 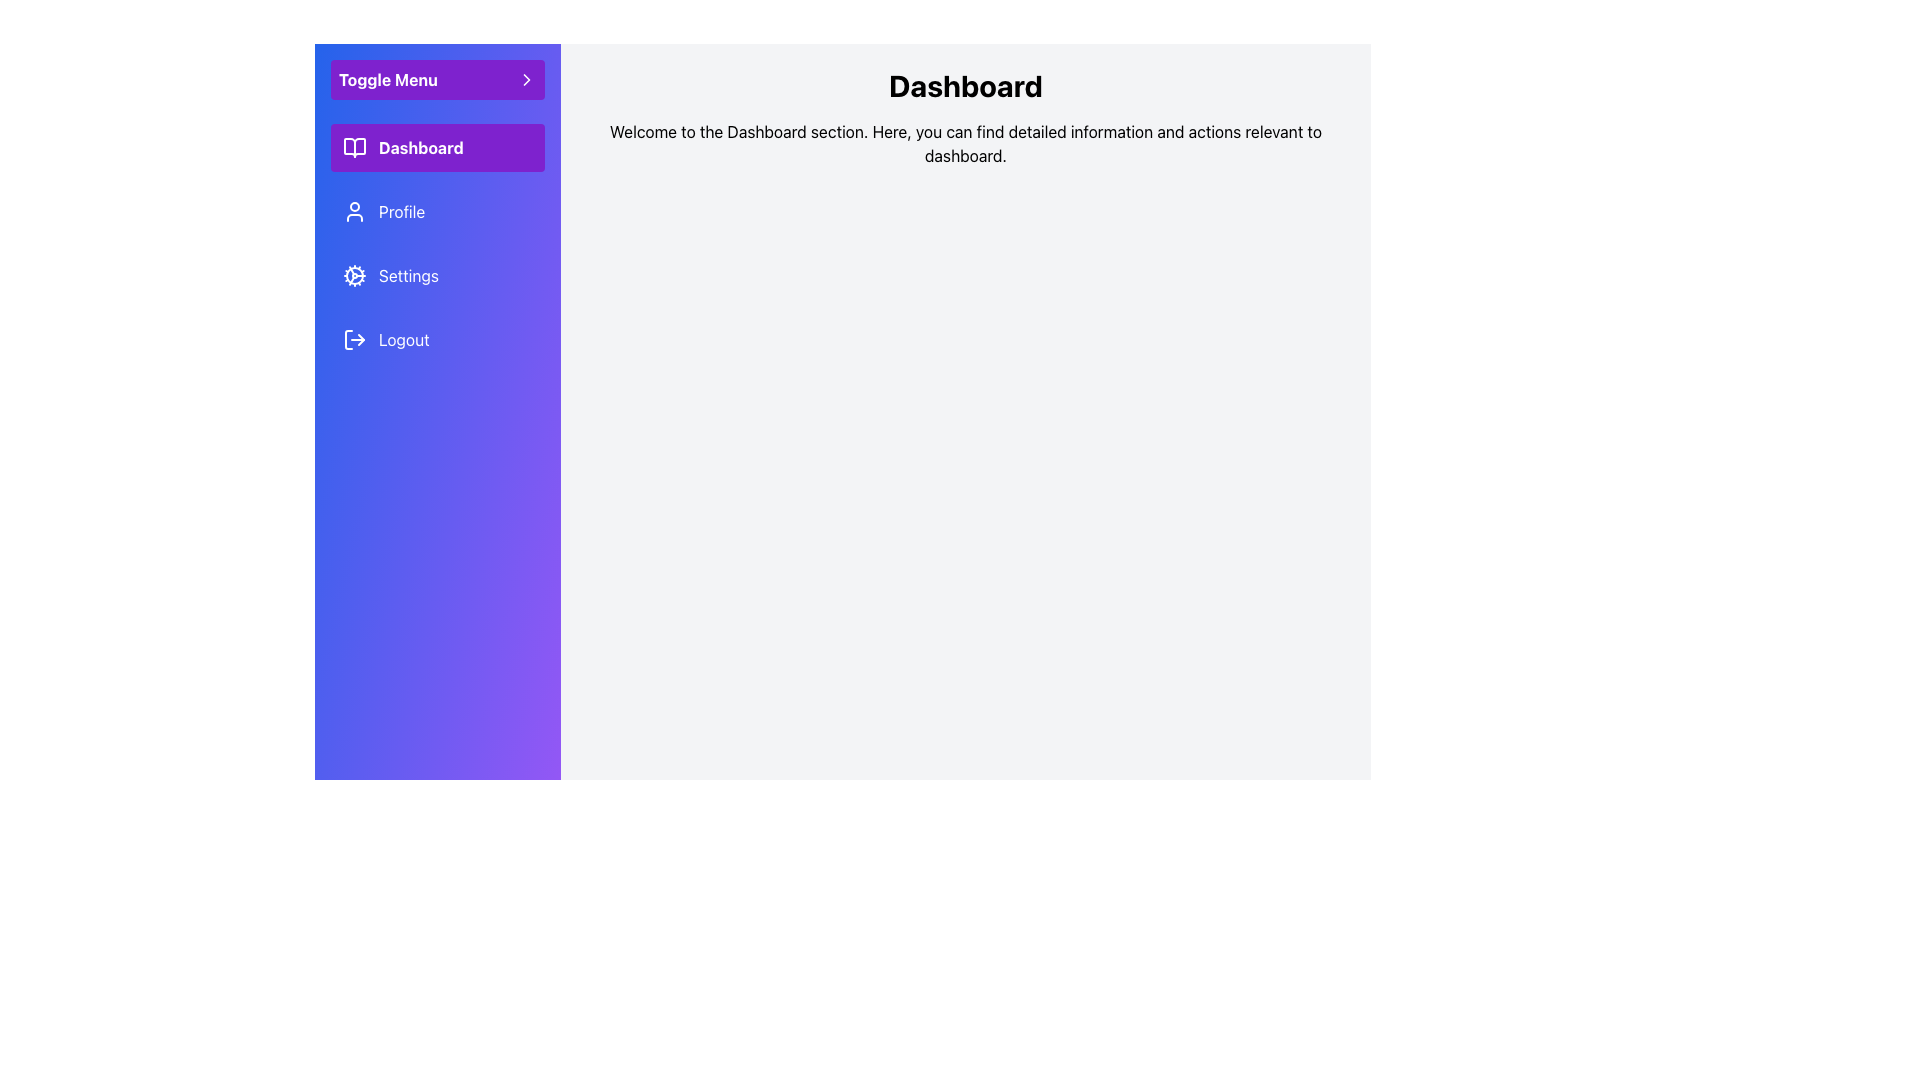 I want to click on the static text displaying the welcome message 'Welcome to the Dashboard section. Here, you can find detailed information and actions relevant to dashboard.' located beneath the 'Dashboard' title, so click(x=965, y=142).